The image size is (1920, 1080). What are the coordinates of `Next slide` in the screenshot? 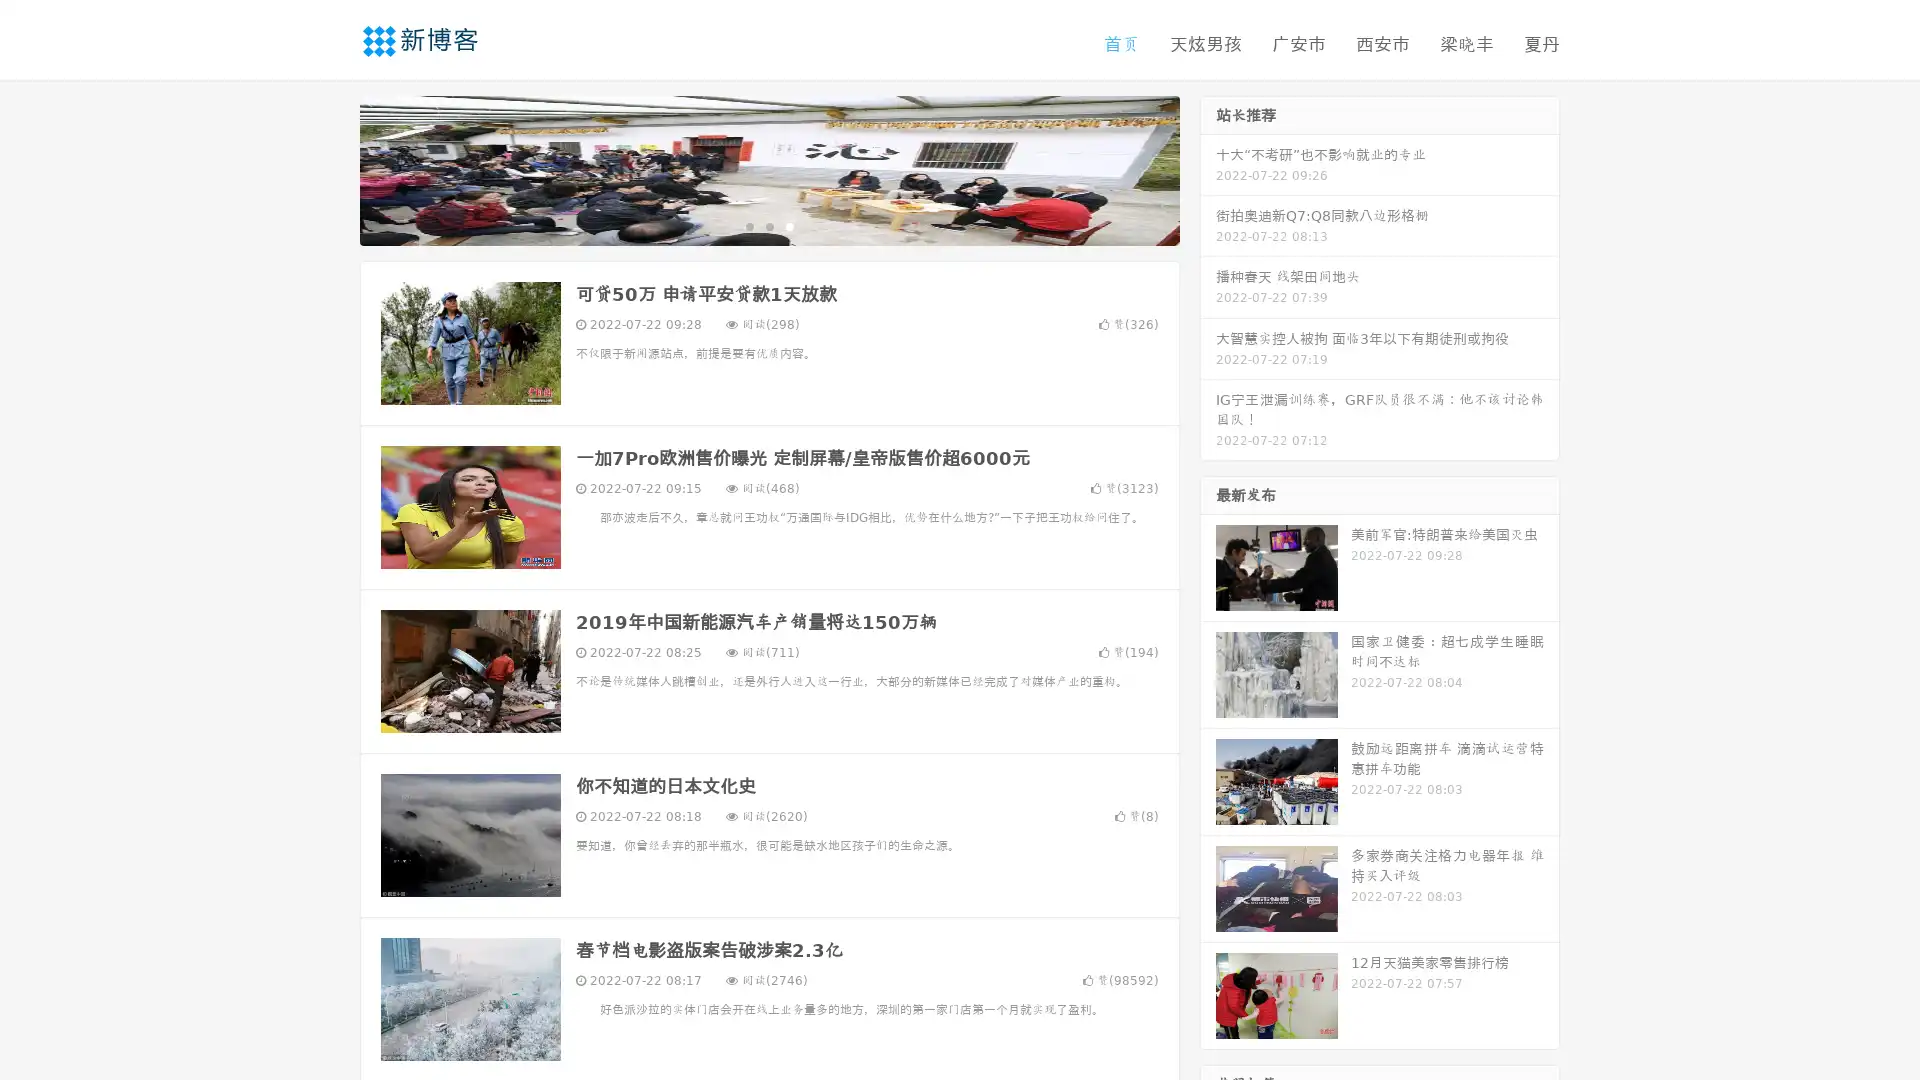 It's located at (1208, 168).